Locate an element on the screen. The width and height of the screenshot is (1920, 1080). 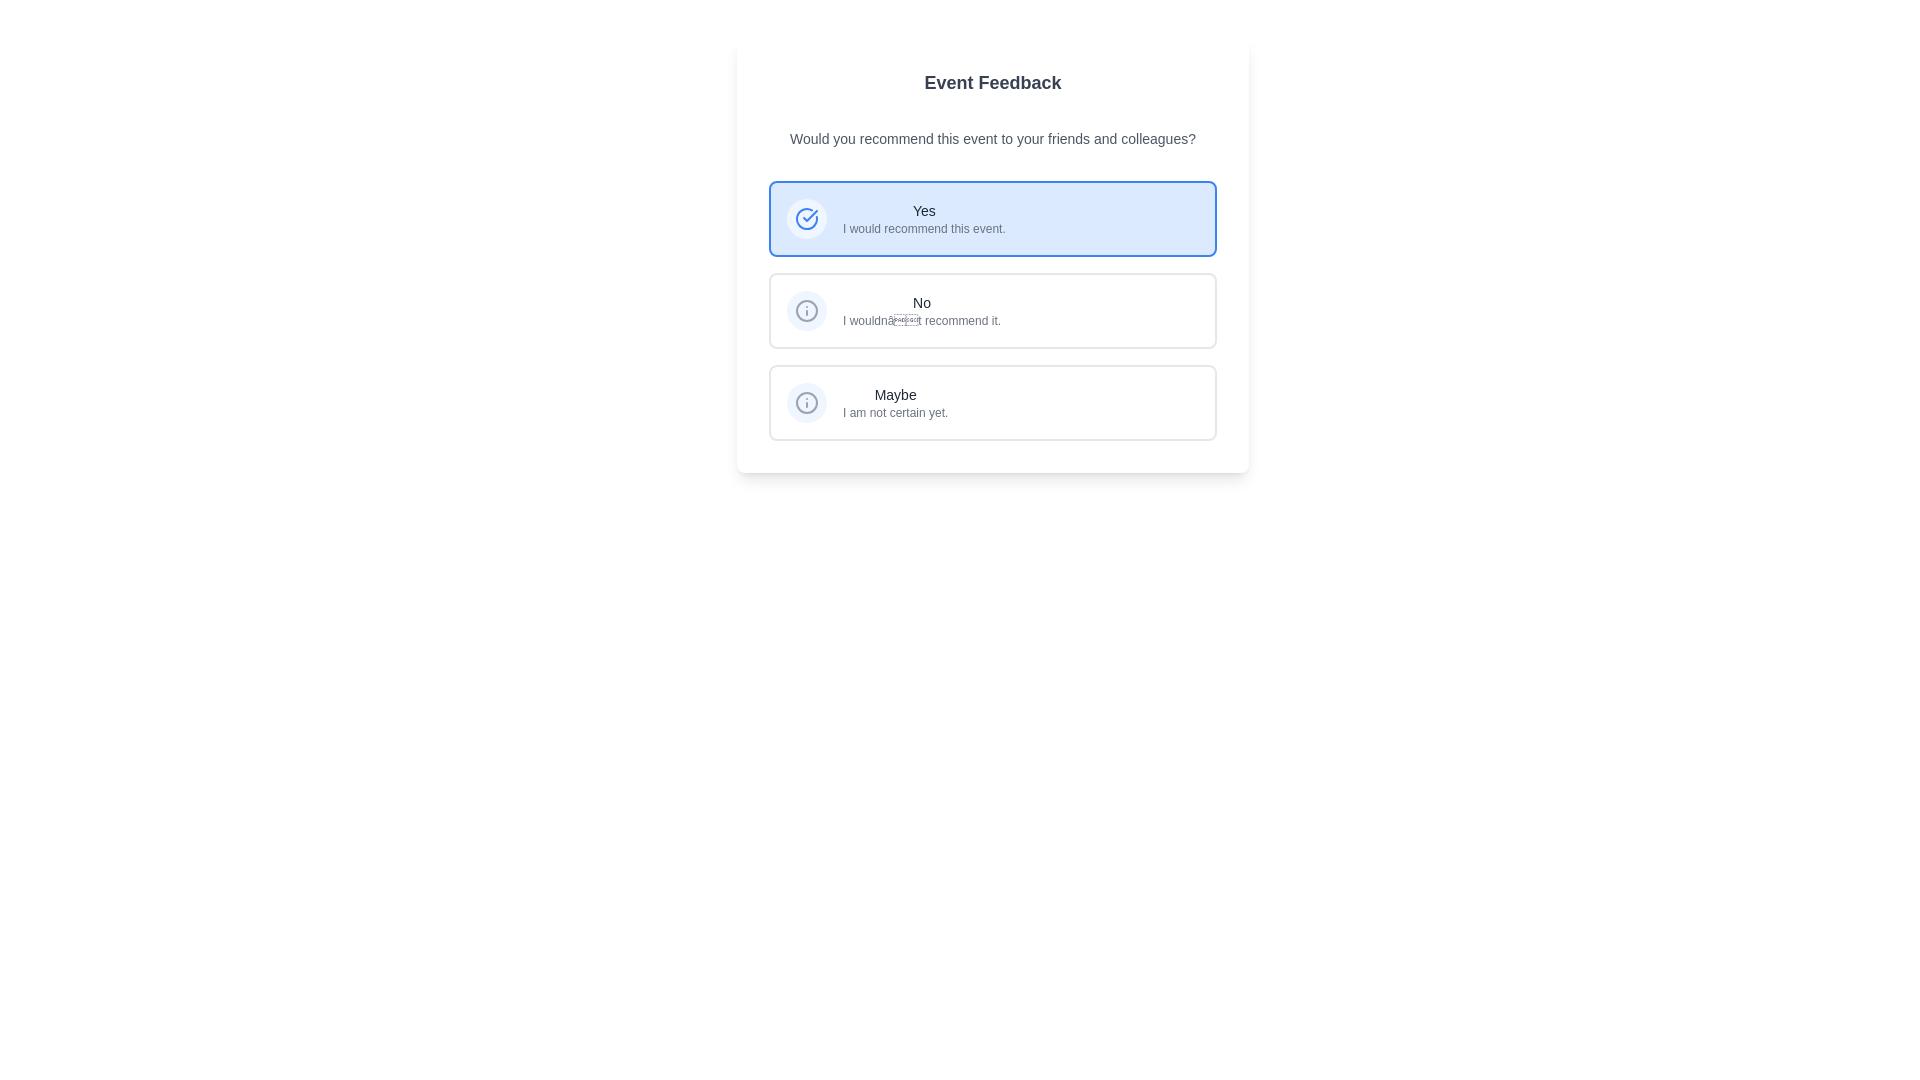
the 'No' option icon in the feedback form, which is part of the second option in a three-option list regarding event recommendations is located at coordinates (806, 311).